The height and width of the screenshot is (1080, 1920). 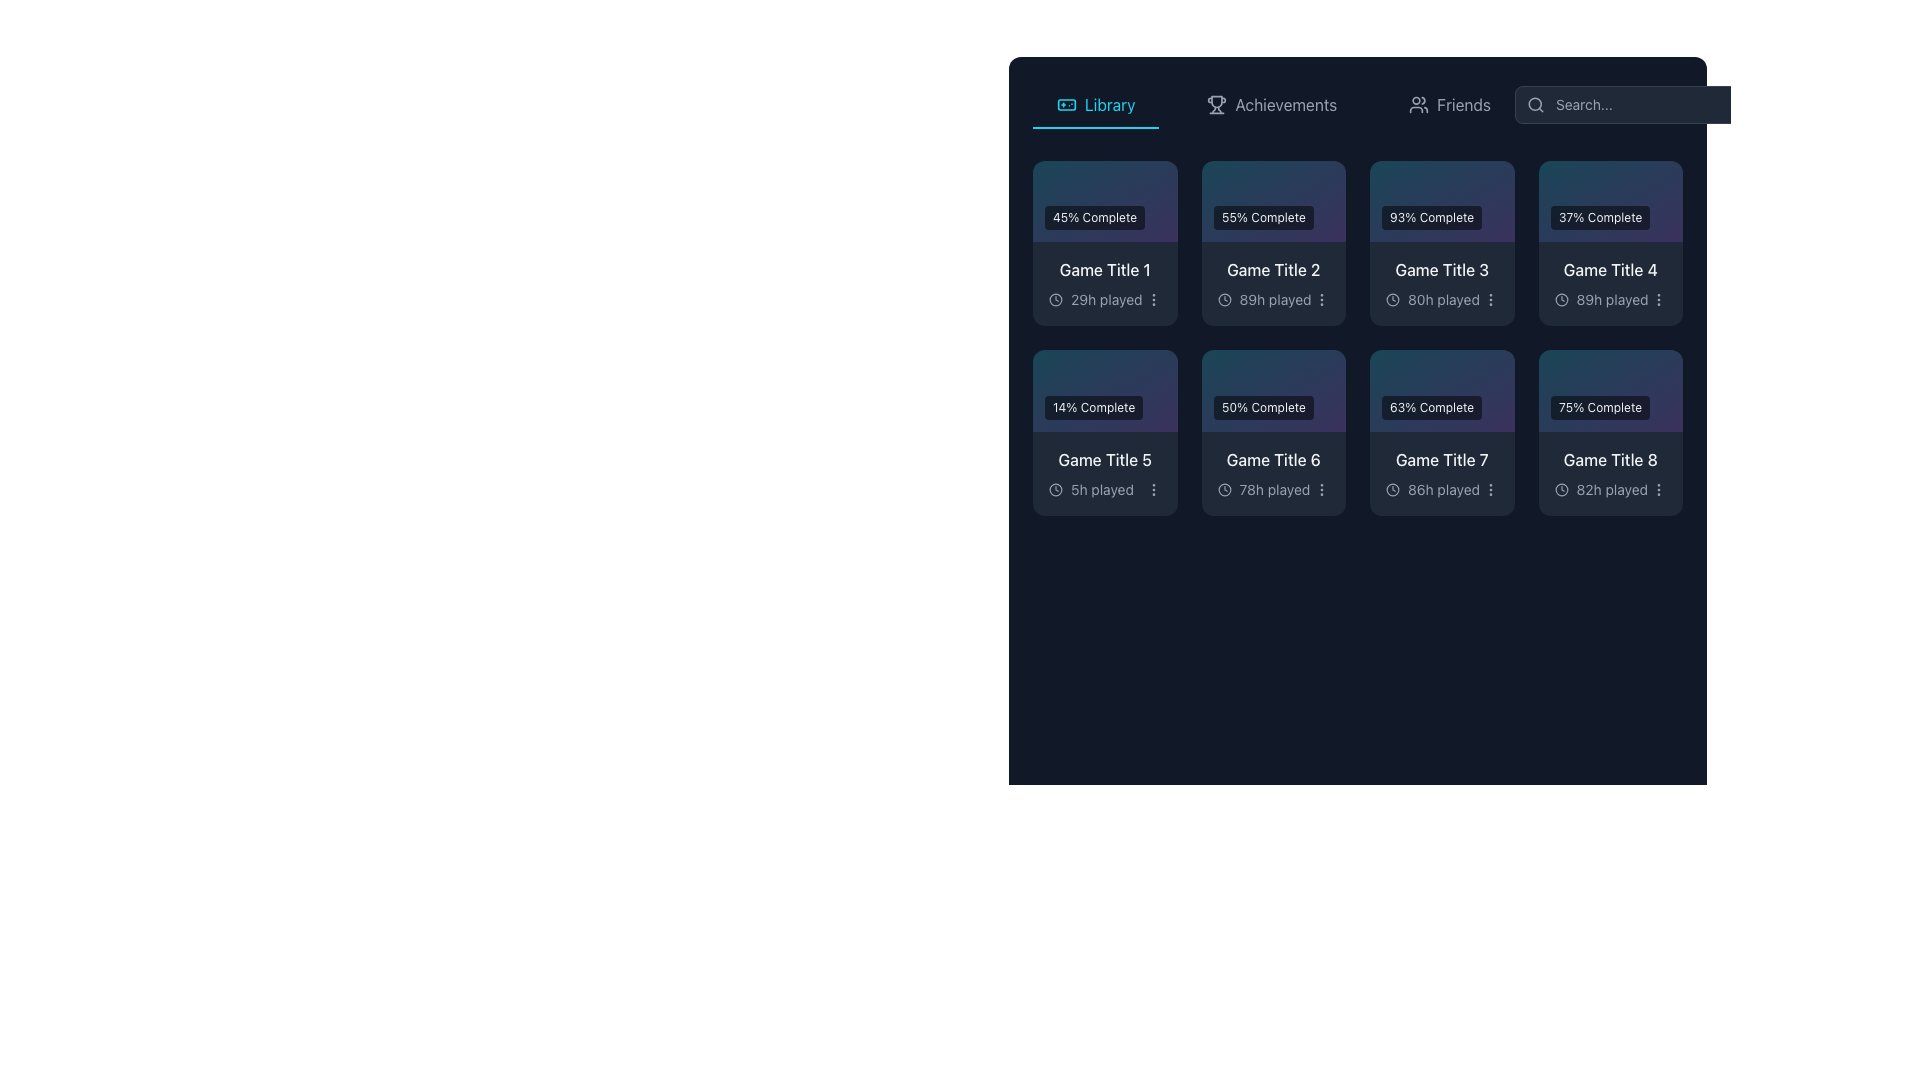 What do you see at coordinates (1223, 489) in the screenshot?
I see `the clock icon located to the left of the '78h played' text in the 'Game Title 6' card as a non-interactive indicator` at bounding box center [1223, 489].